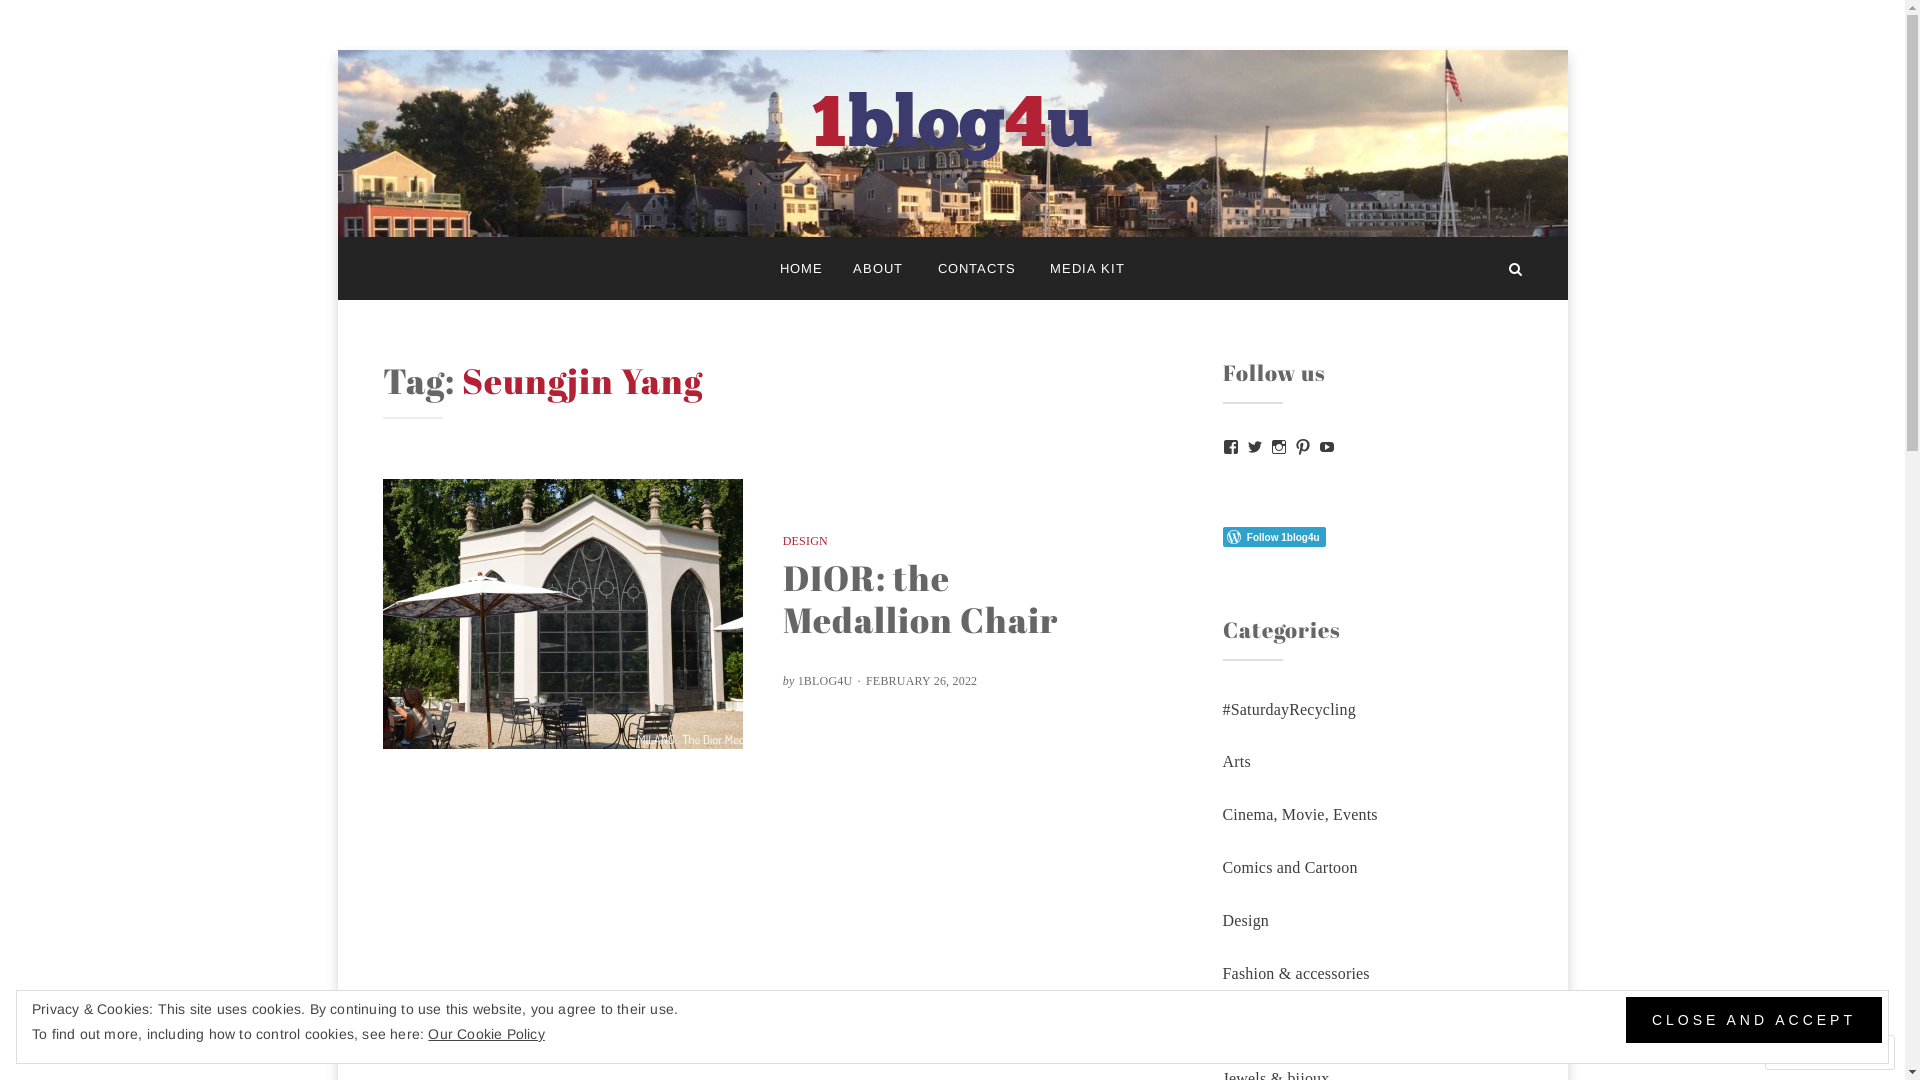  What do you see at coordinates (1288, 708) in the screenshot?
I see `'#SaturdayRecycling'` at bounding box center [1288, 708].